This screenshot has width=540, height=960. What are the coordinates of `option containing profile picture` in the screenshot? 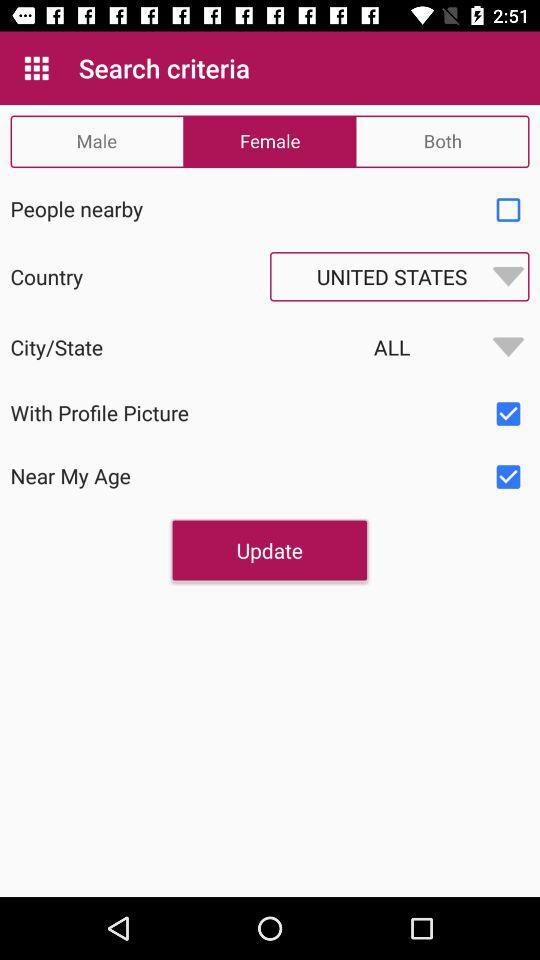 It's located at (508, 413).